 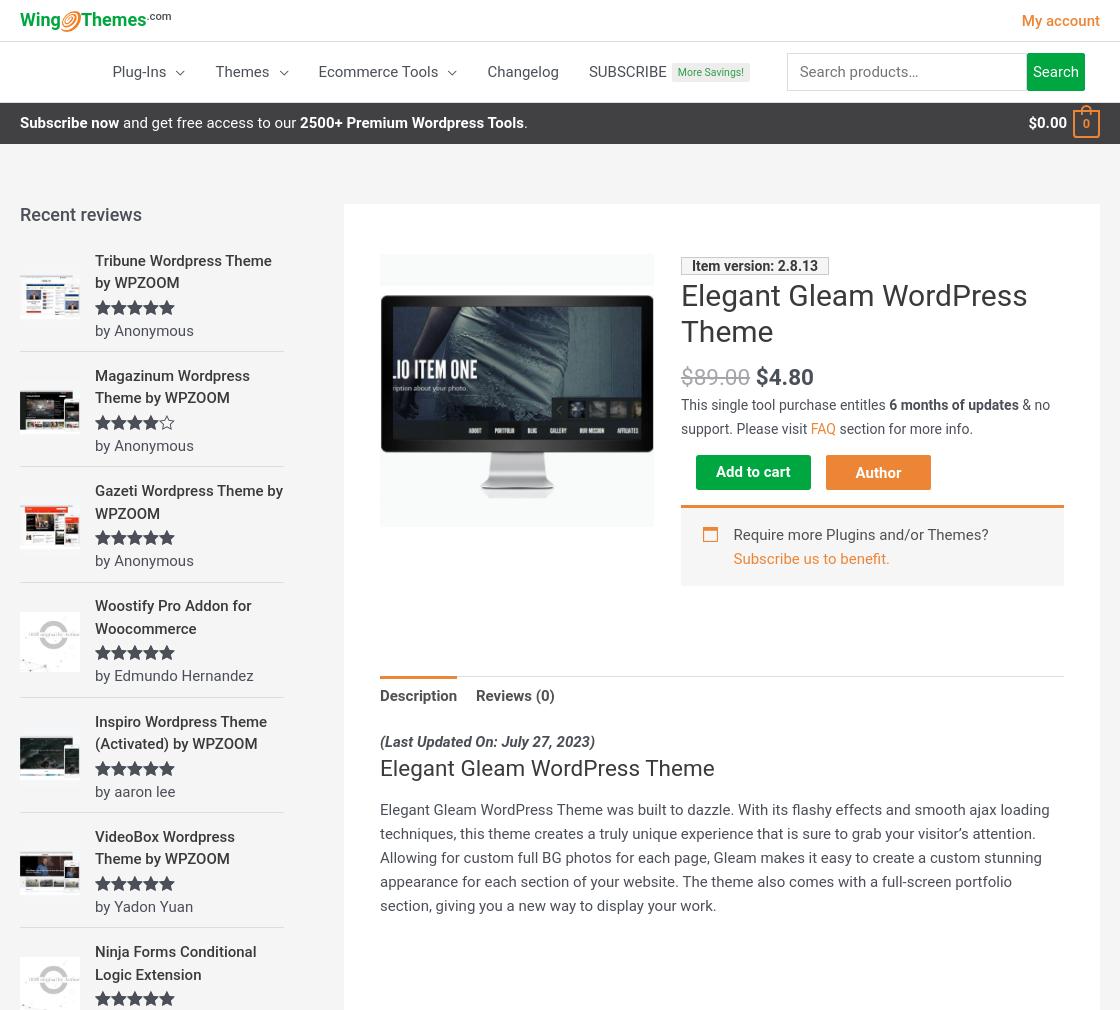 I want to click on 'My account', so click(x=1060, y=18).